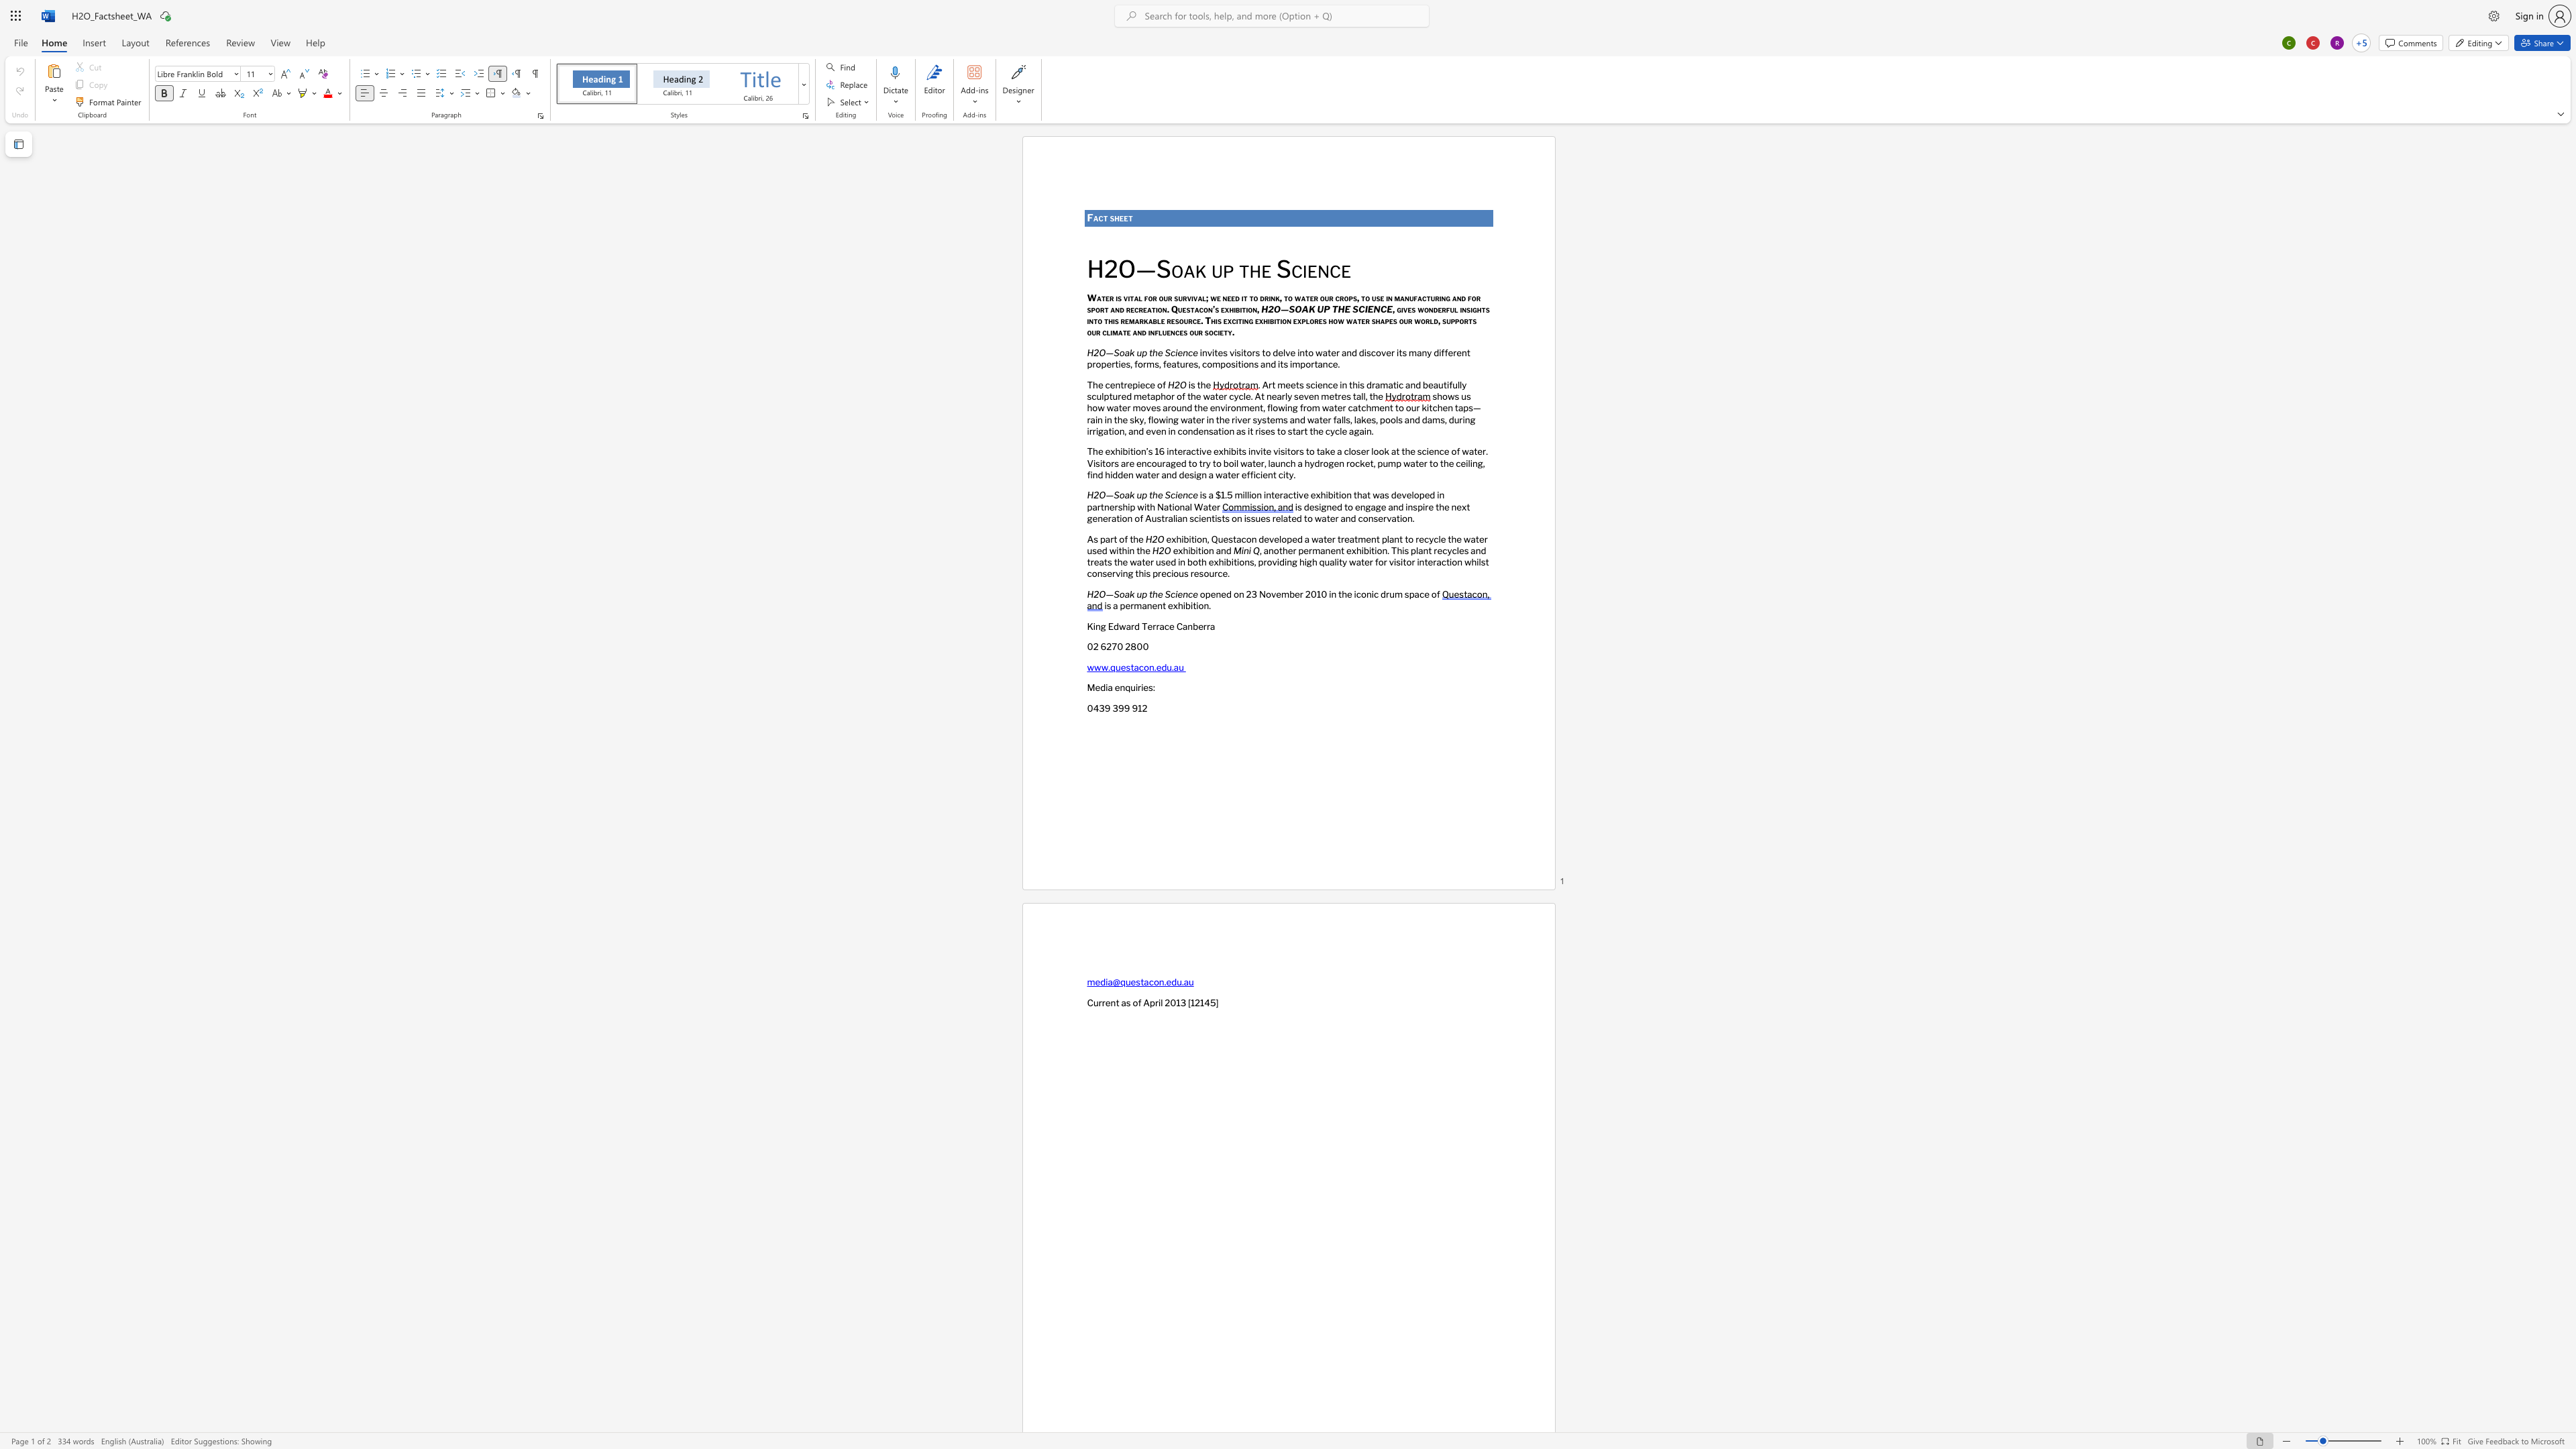 The height and width of the screenshot is (1449, 2576). Describe the element at coordinates (1153, 352) in the screenshot. I see `the 1th character "h" in the text` at that location.